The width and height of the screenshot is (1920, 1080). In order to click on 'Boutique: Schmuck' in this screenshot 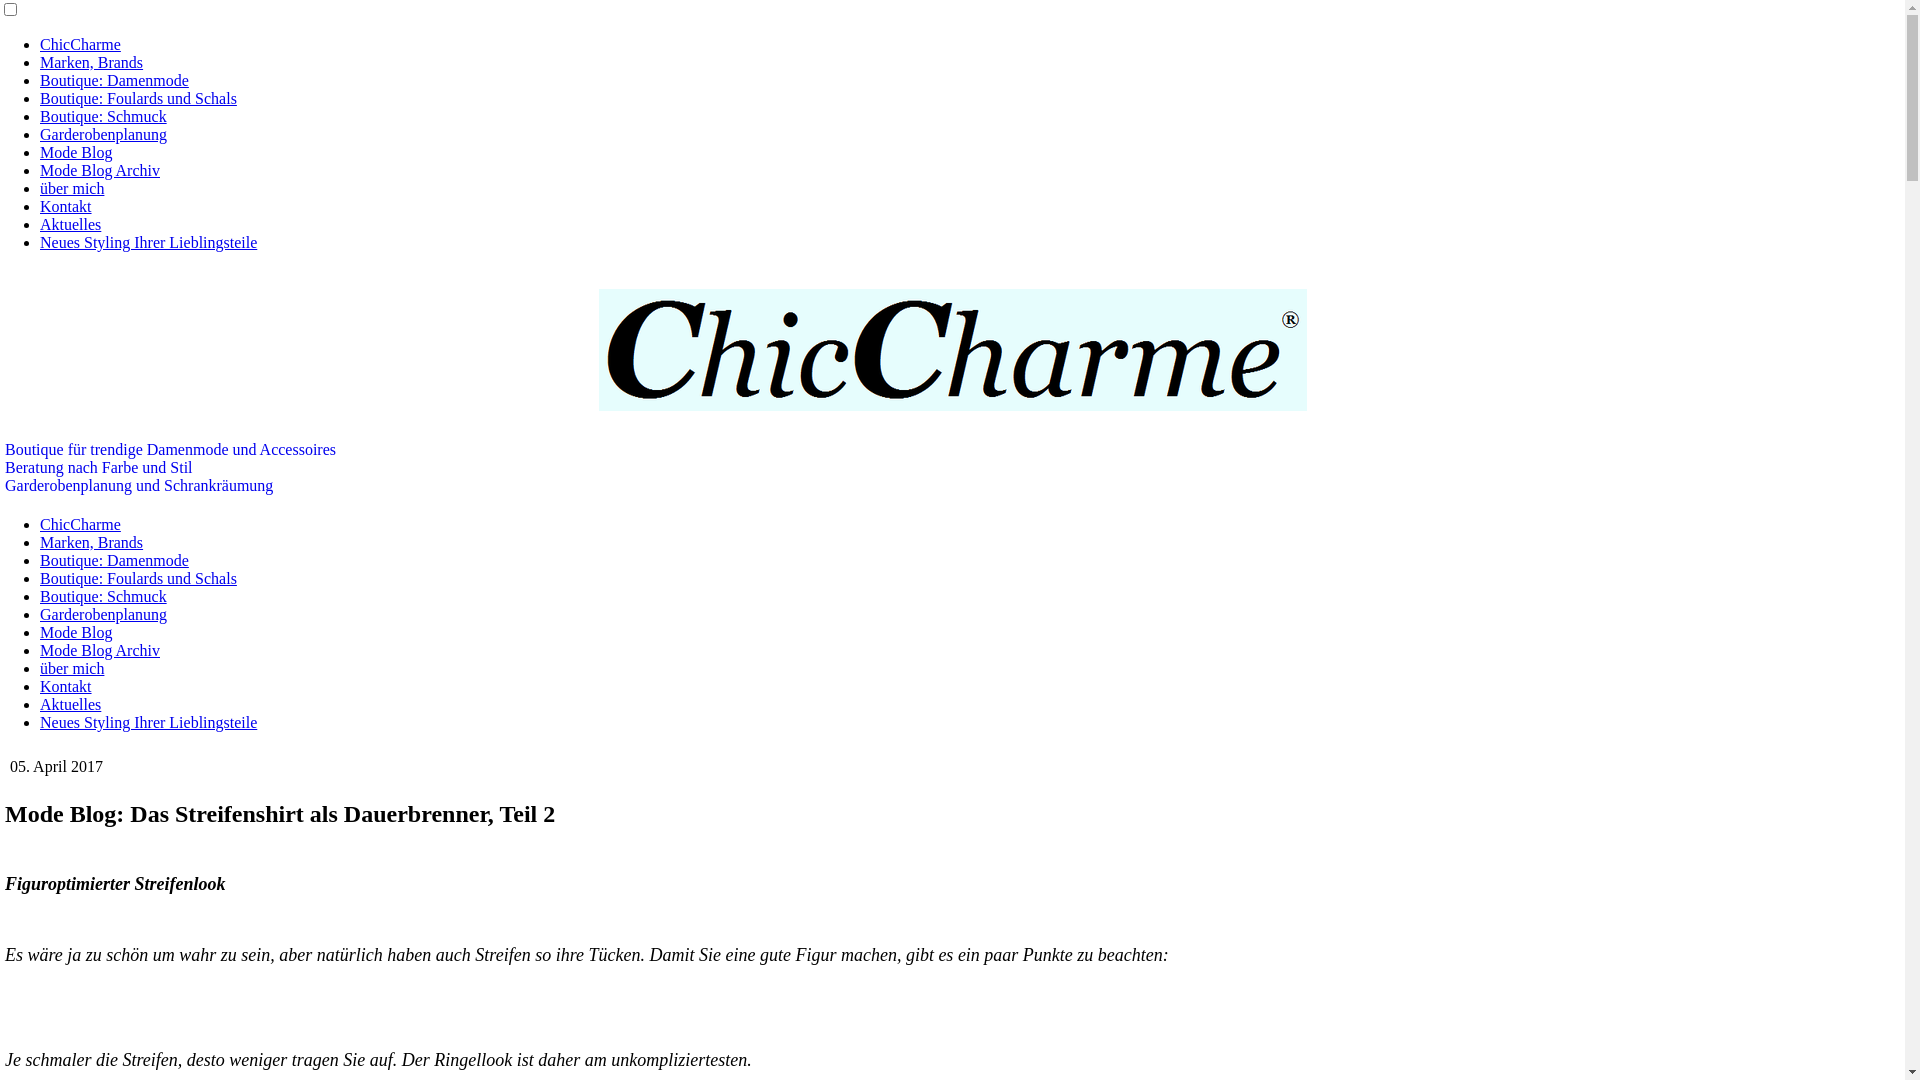, I will do `click(102, 595)`.